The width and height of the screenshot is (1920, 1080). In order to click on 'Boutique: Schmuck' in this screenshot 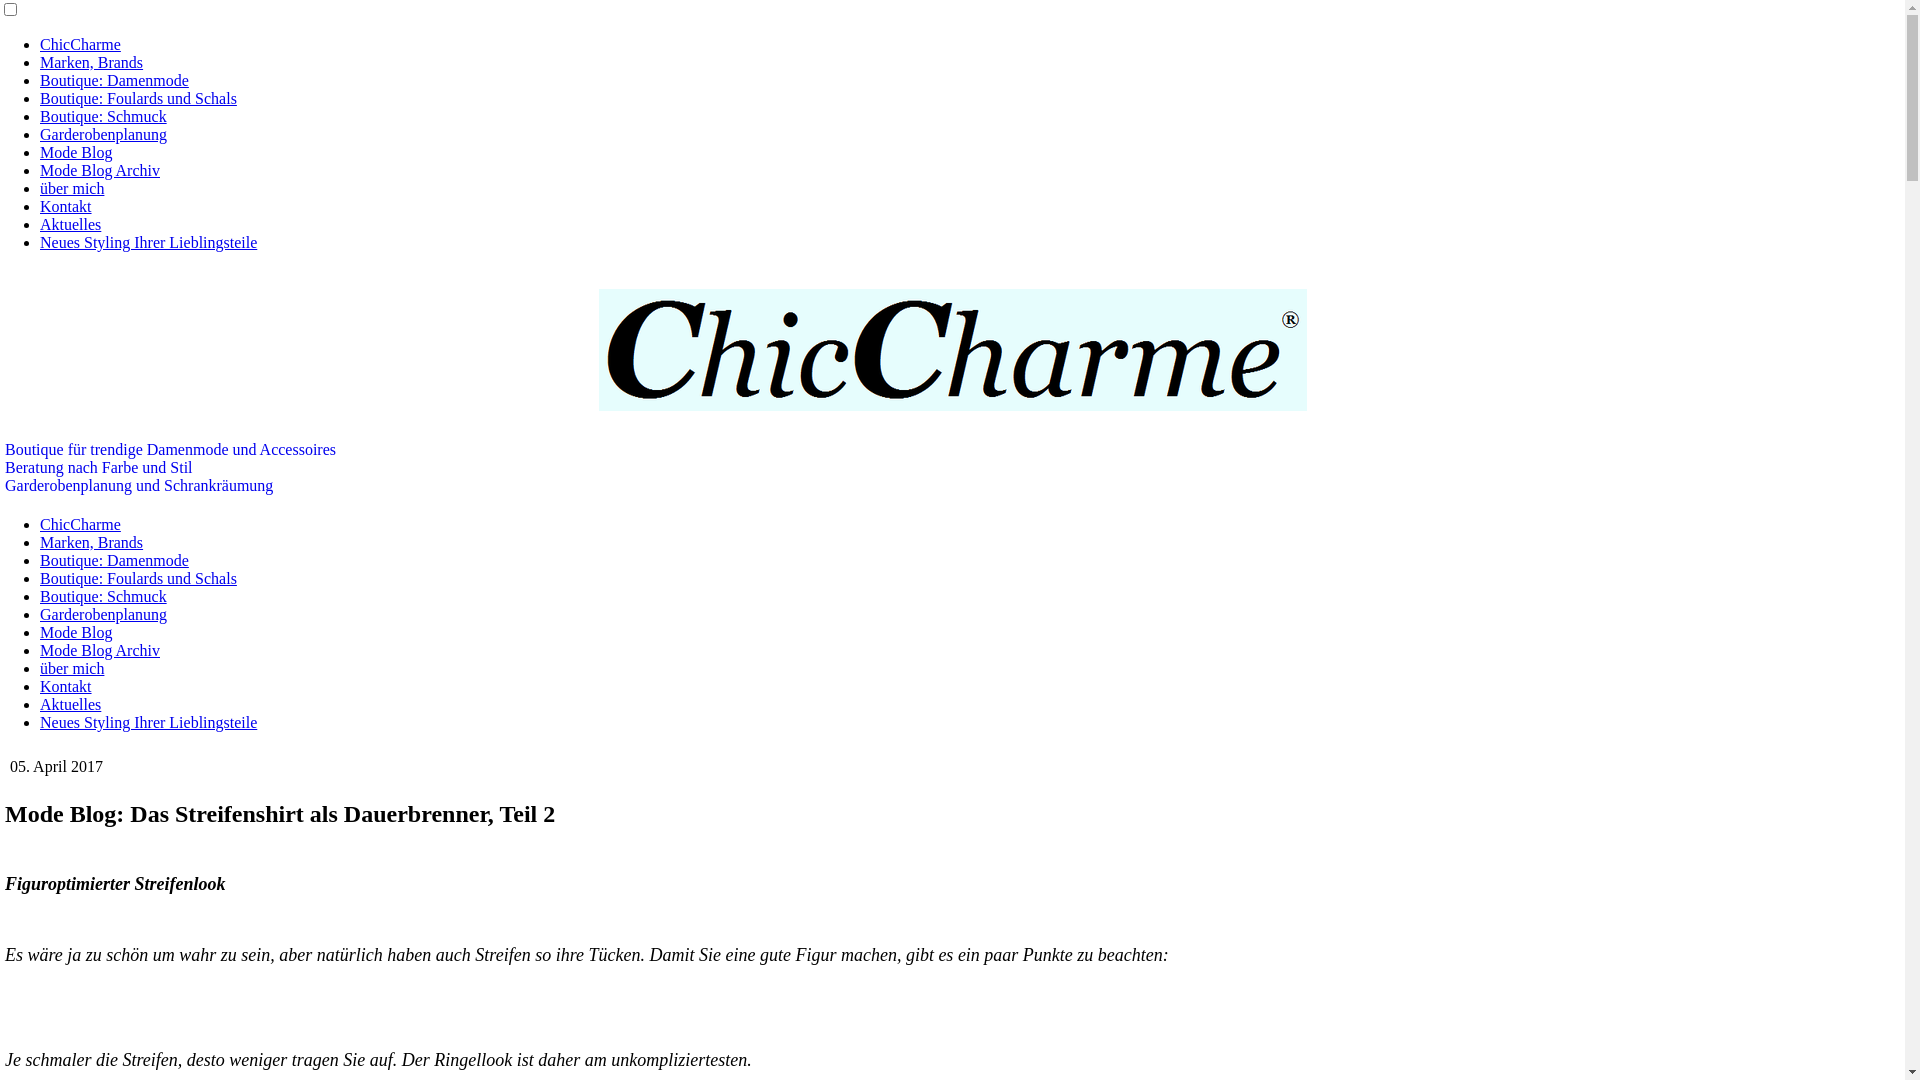, I will do `click(102, 595)`.